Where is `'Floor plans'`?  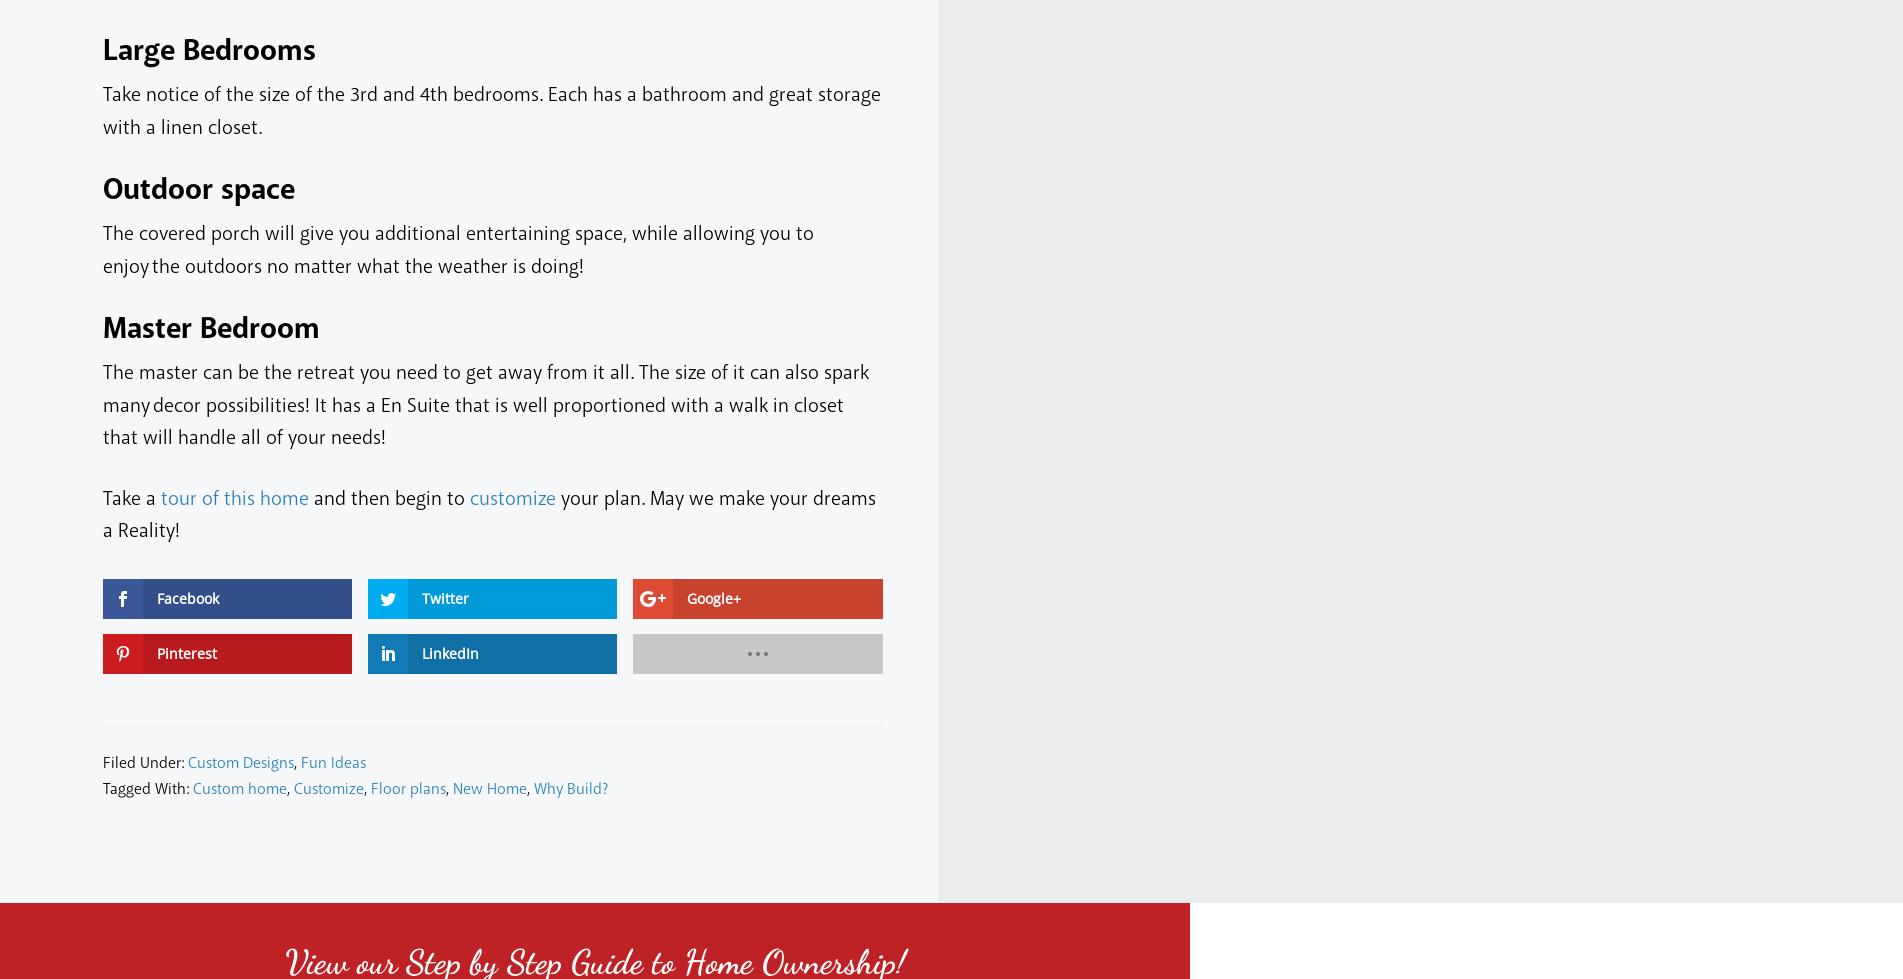
'Floor plans' is located at coordinates (407, 787).